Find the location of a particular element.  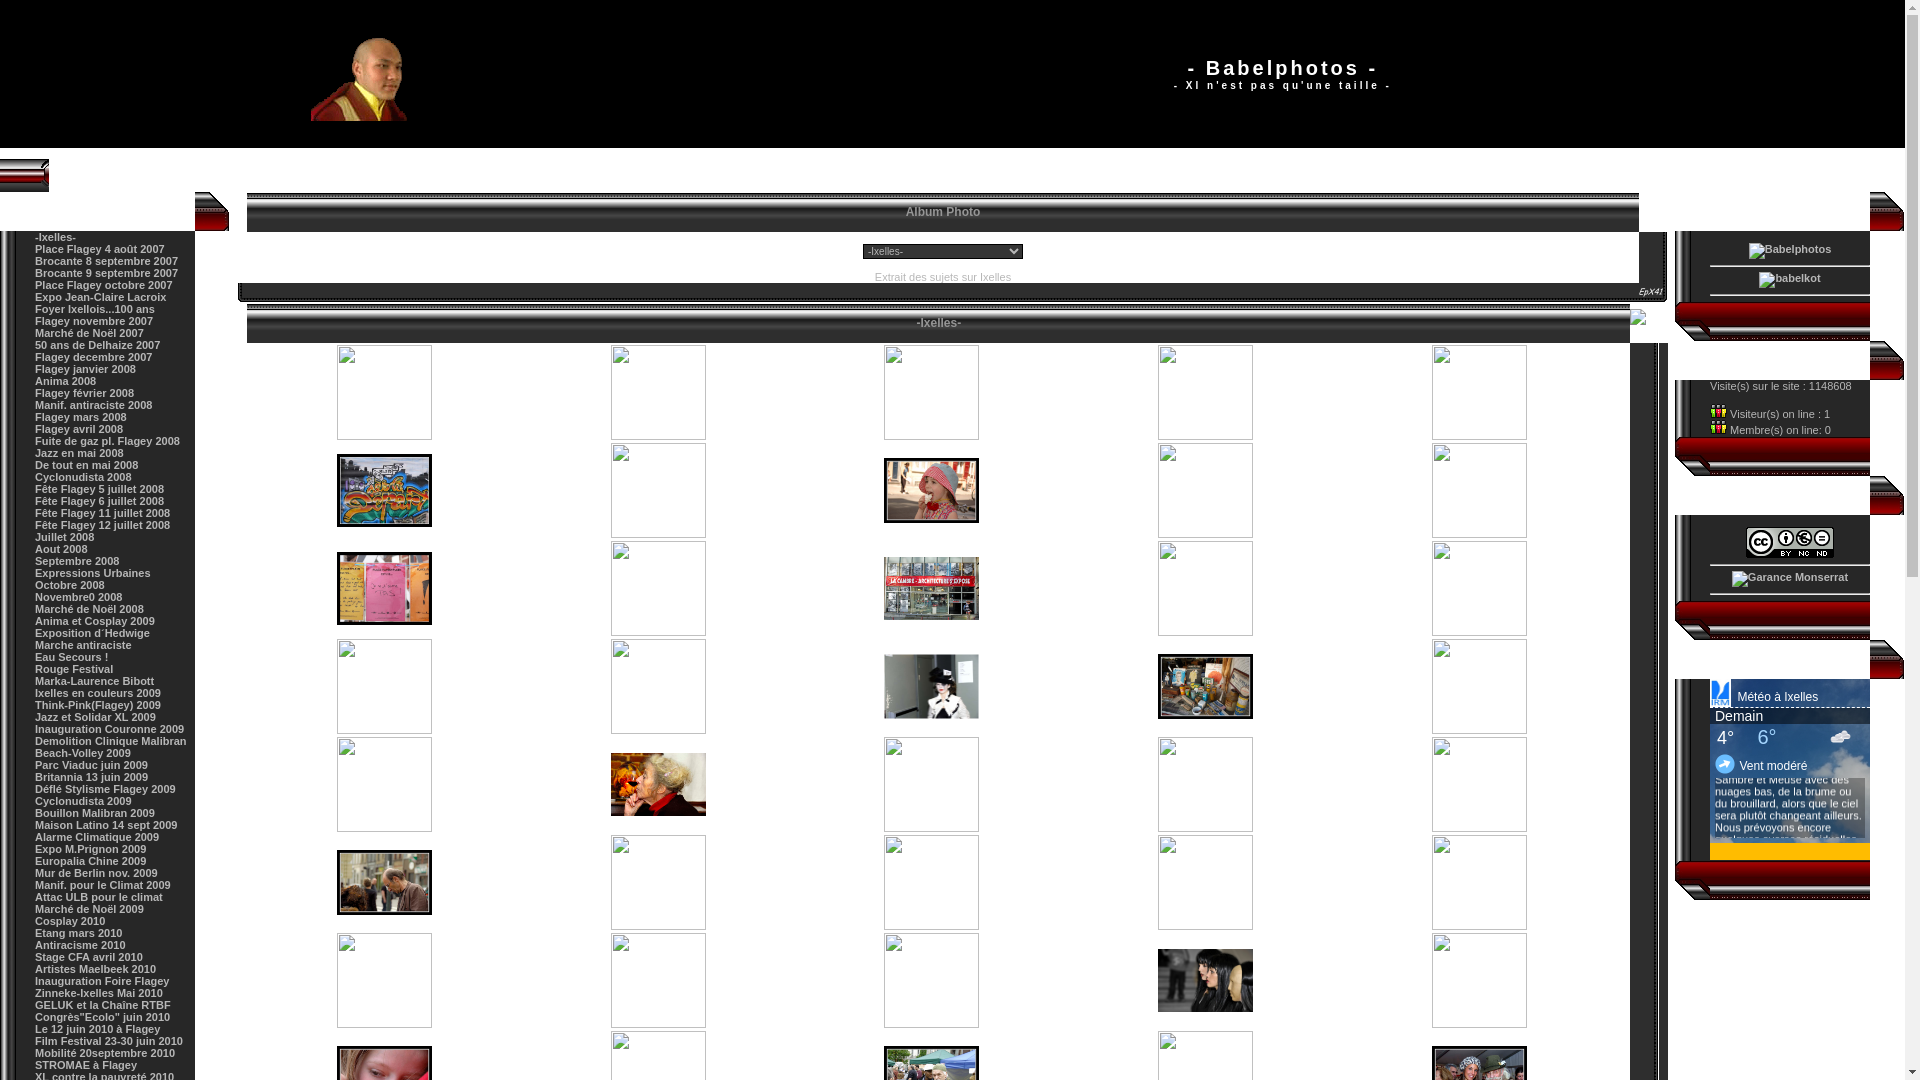

'Cyclonudista 2008' is located at coordinates (82, 477).